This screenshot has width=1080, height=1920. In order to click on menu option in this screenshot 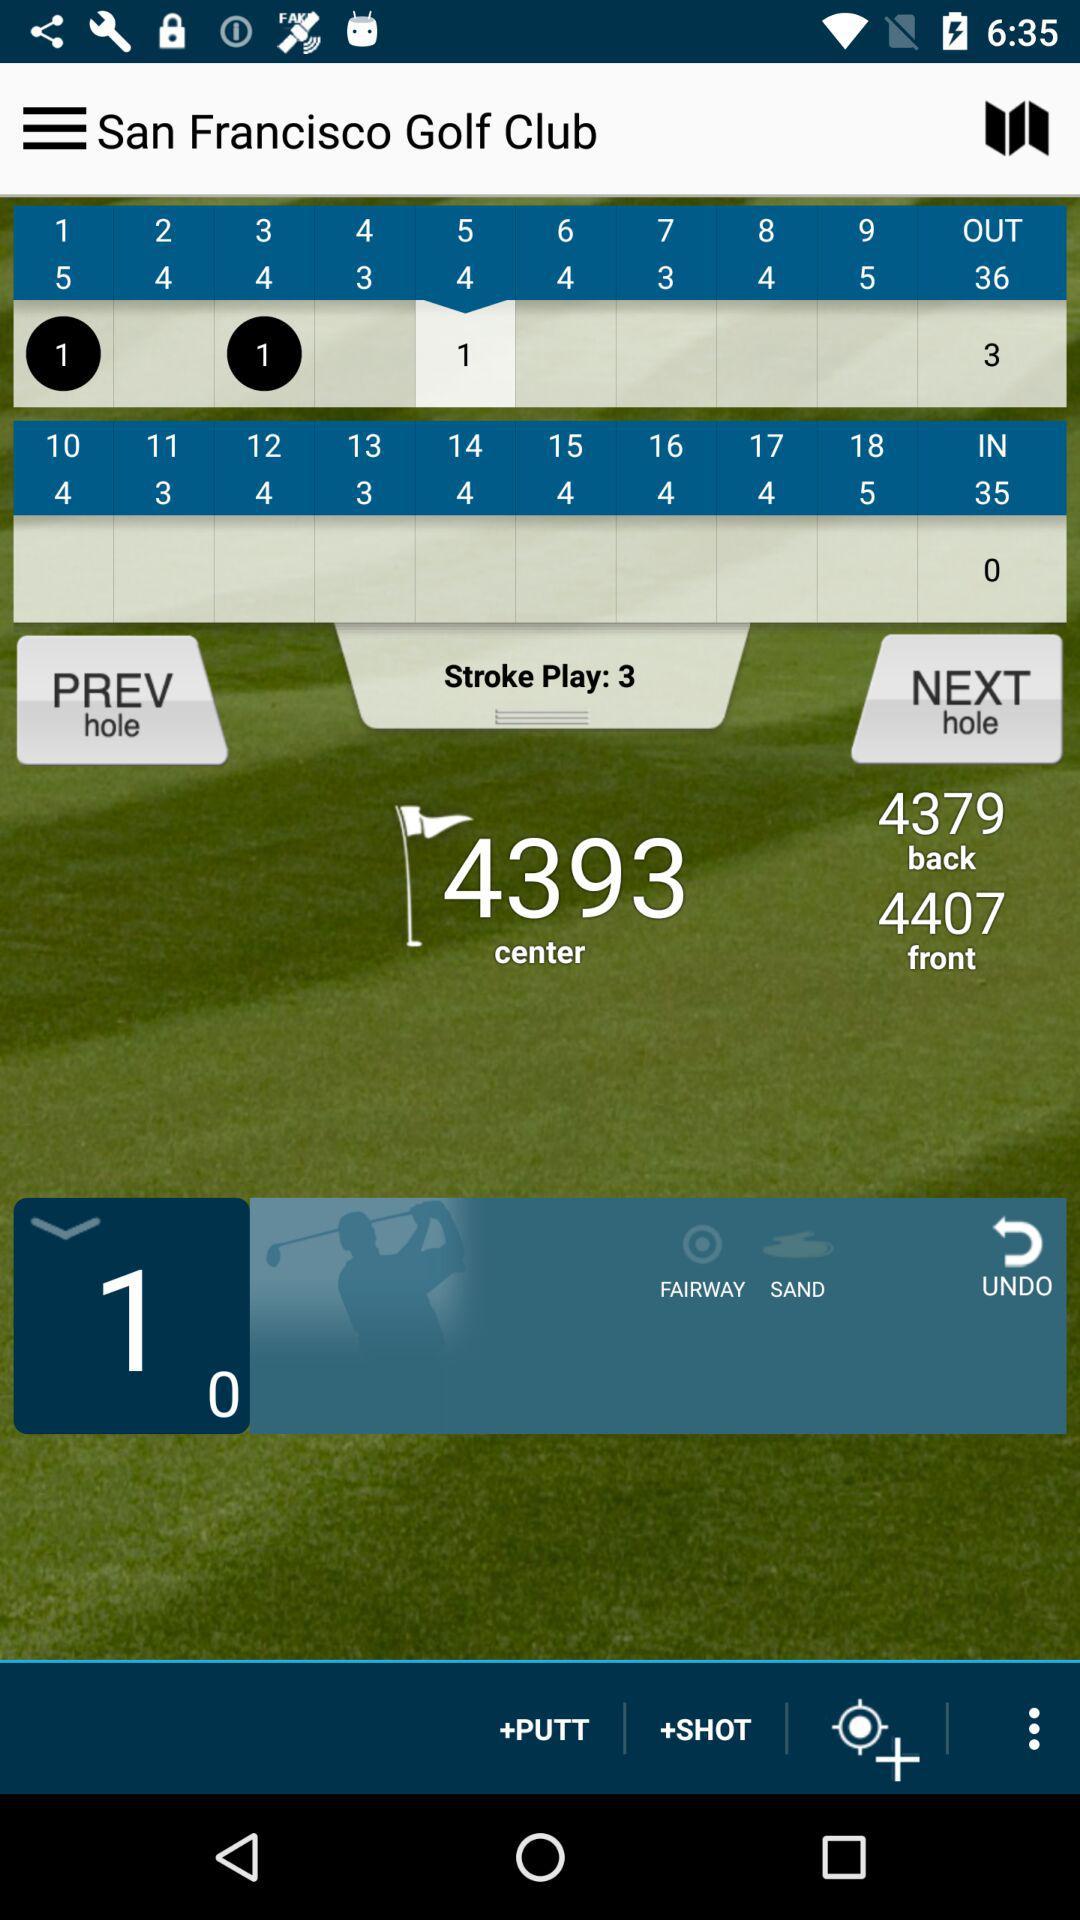, I will do `click(53, 127)`.